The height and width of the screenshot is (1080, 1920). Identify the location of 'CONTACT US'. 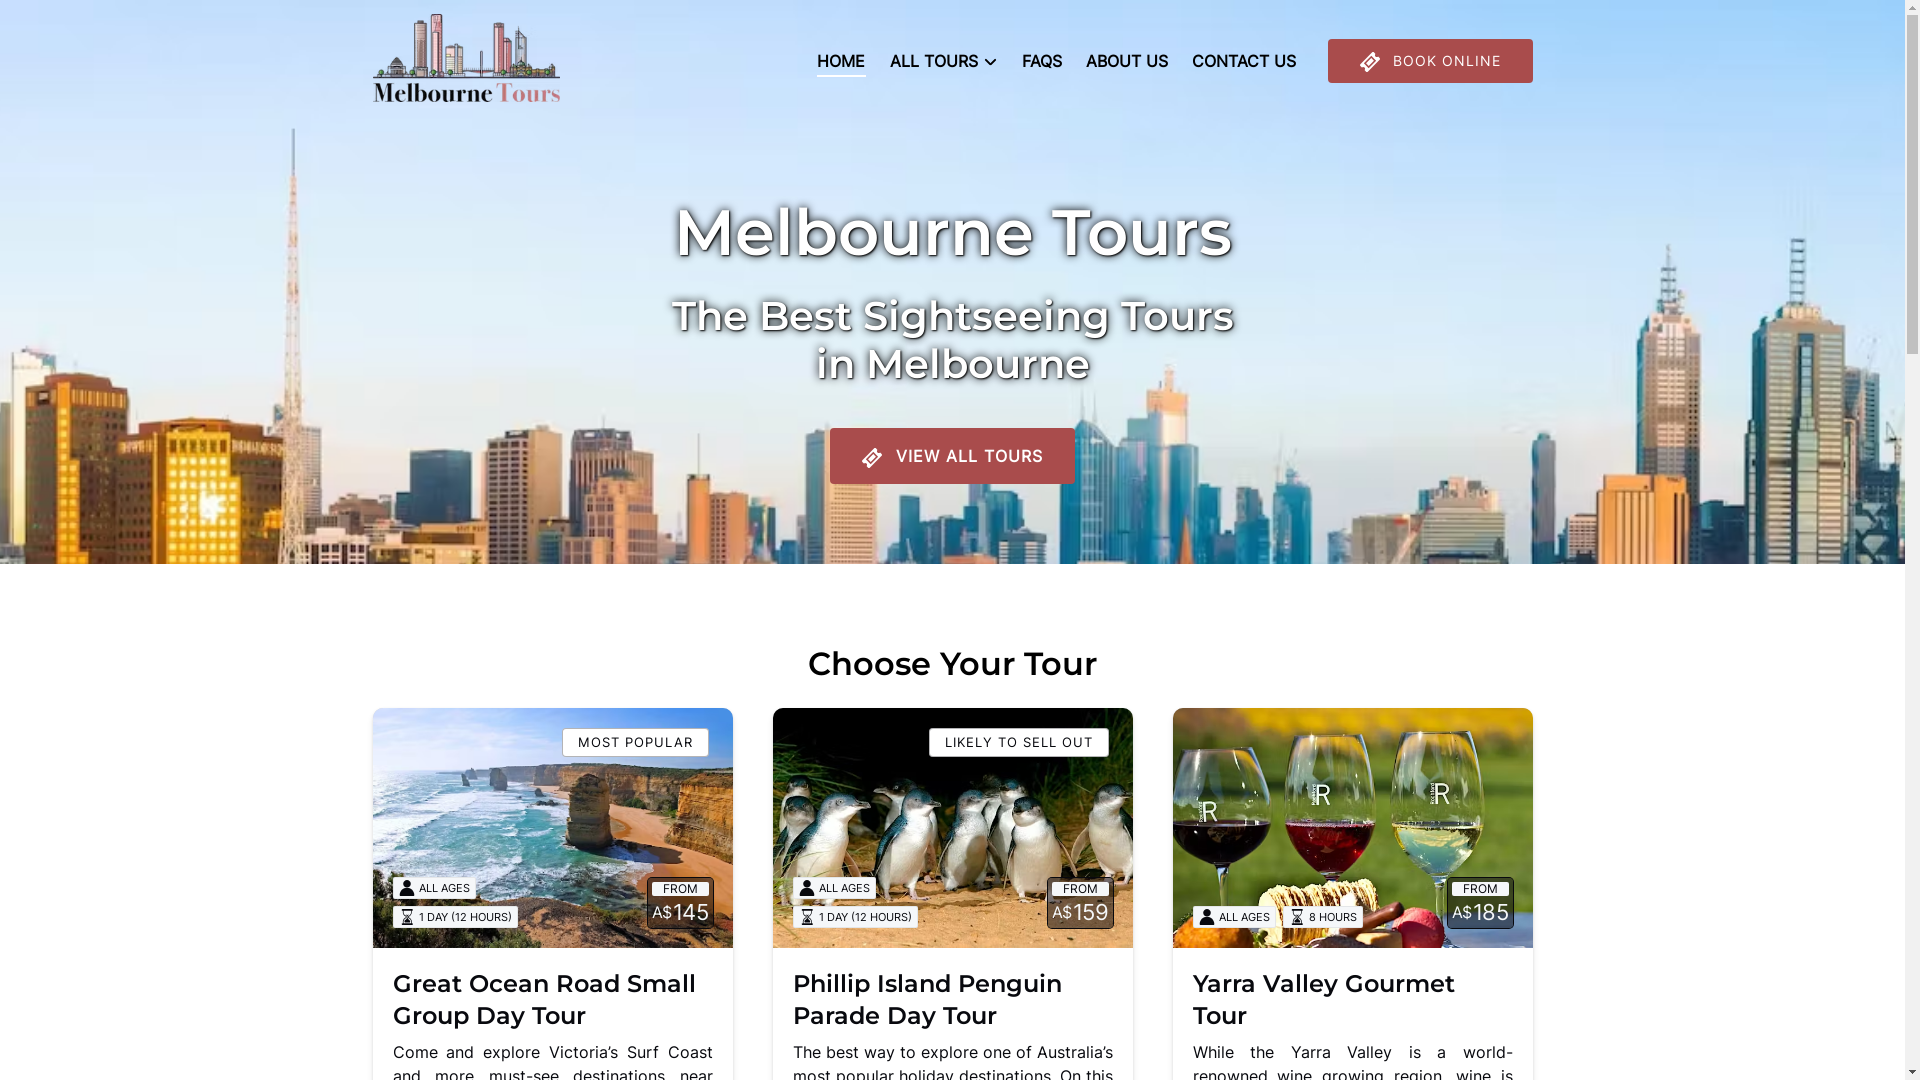
(1242, 60).